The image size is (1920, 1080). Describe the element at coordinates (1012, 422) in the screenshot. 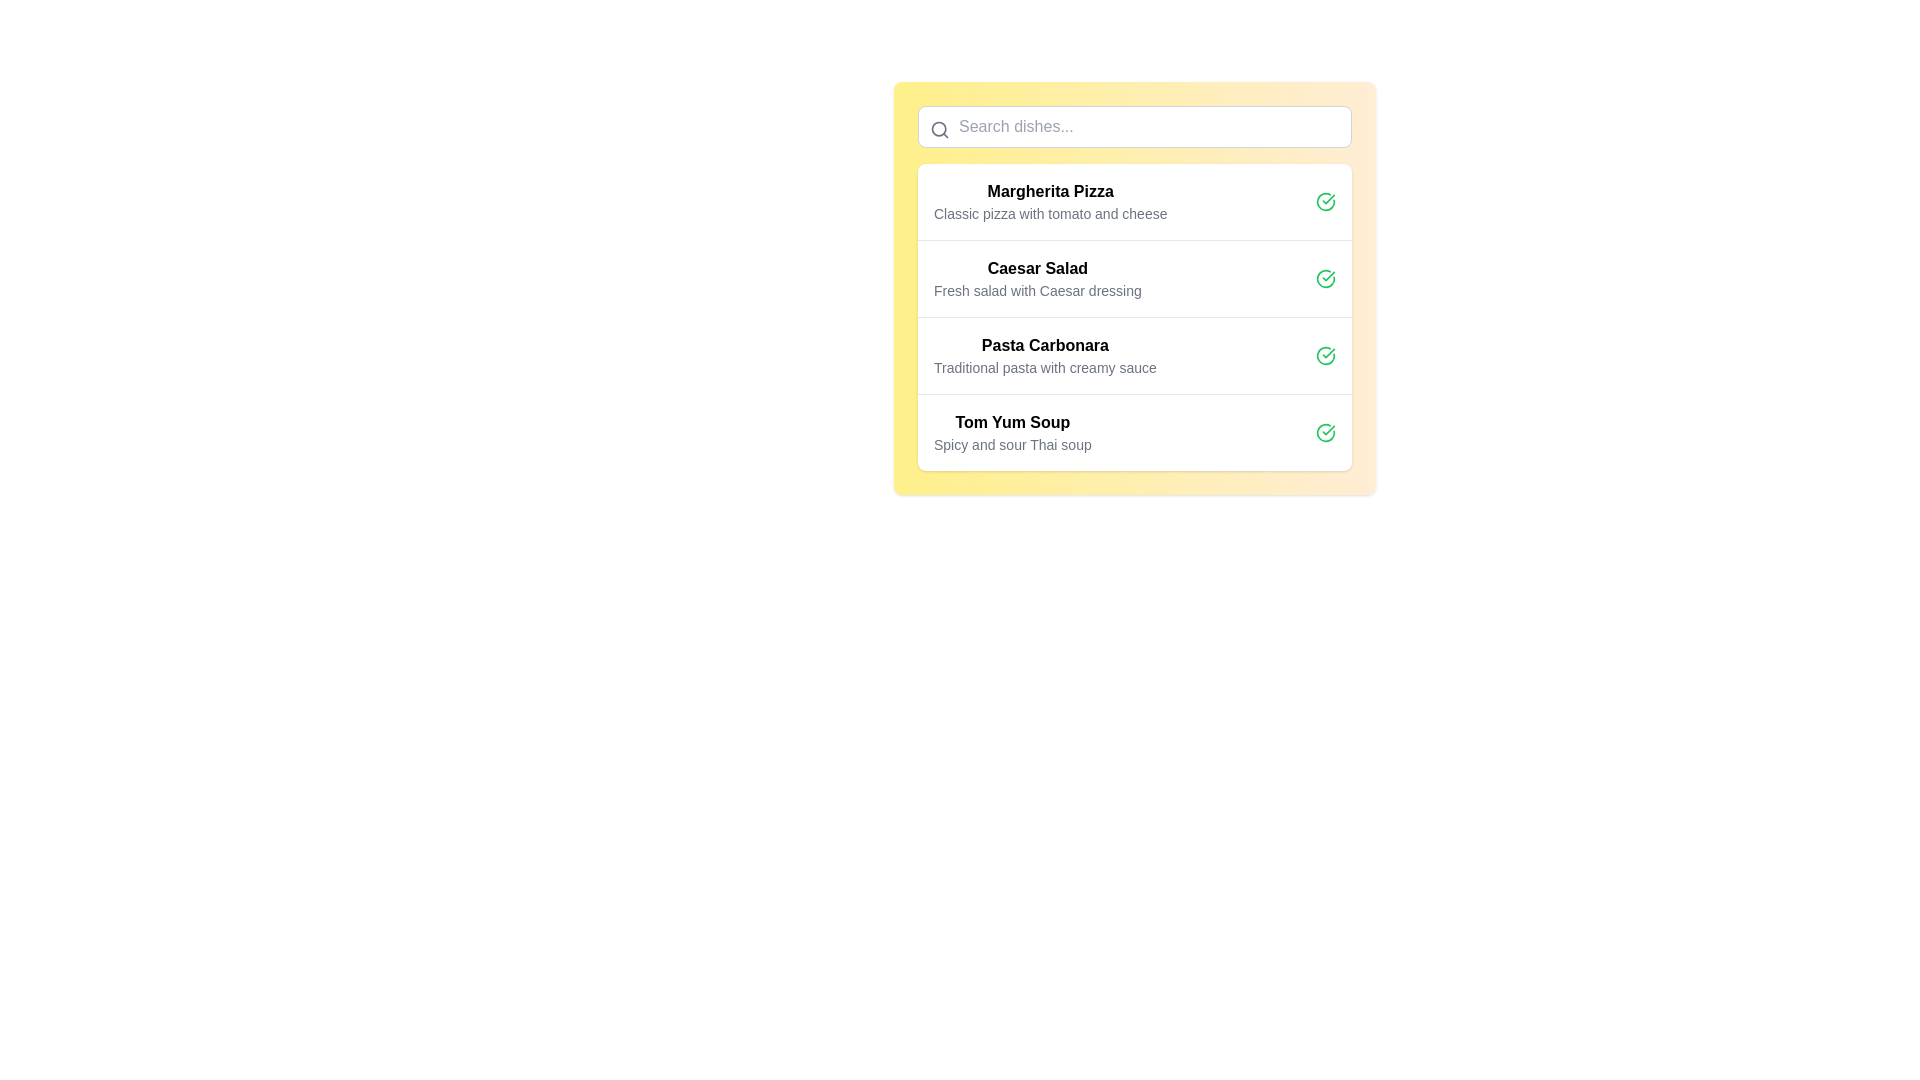

I see `the Label element that displays 'Tom Yum Soup', which is styled with a bold font and positioned above the description 'Spicy and sour Thai soup' in the fourth list item` at that location.